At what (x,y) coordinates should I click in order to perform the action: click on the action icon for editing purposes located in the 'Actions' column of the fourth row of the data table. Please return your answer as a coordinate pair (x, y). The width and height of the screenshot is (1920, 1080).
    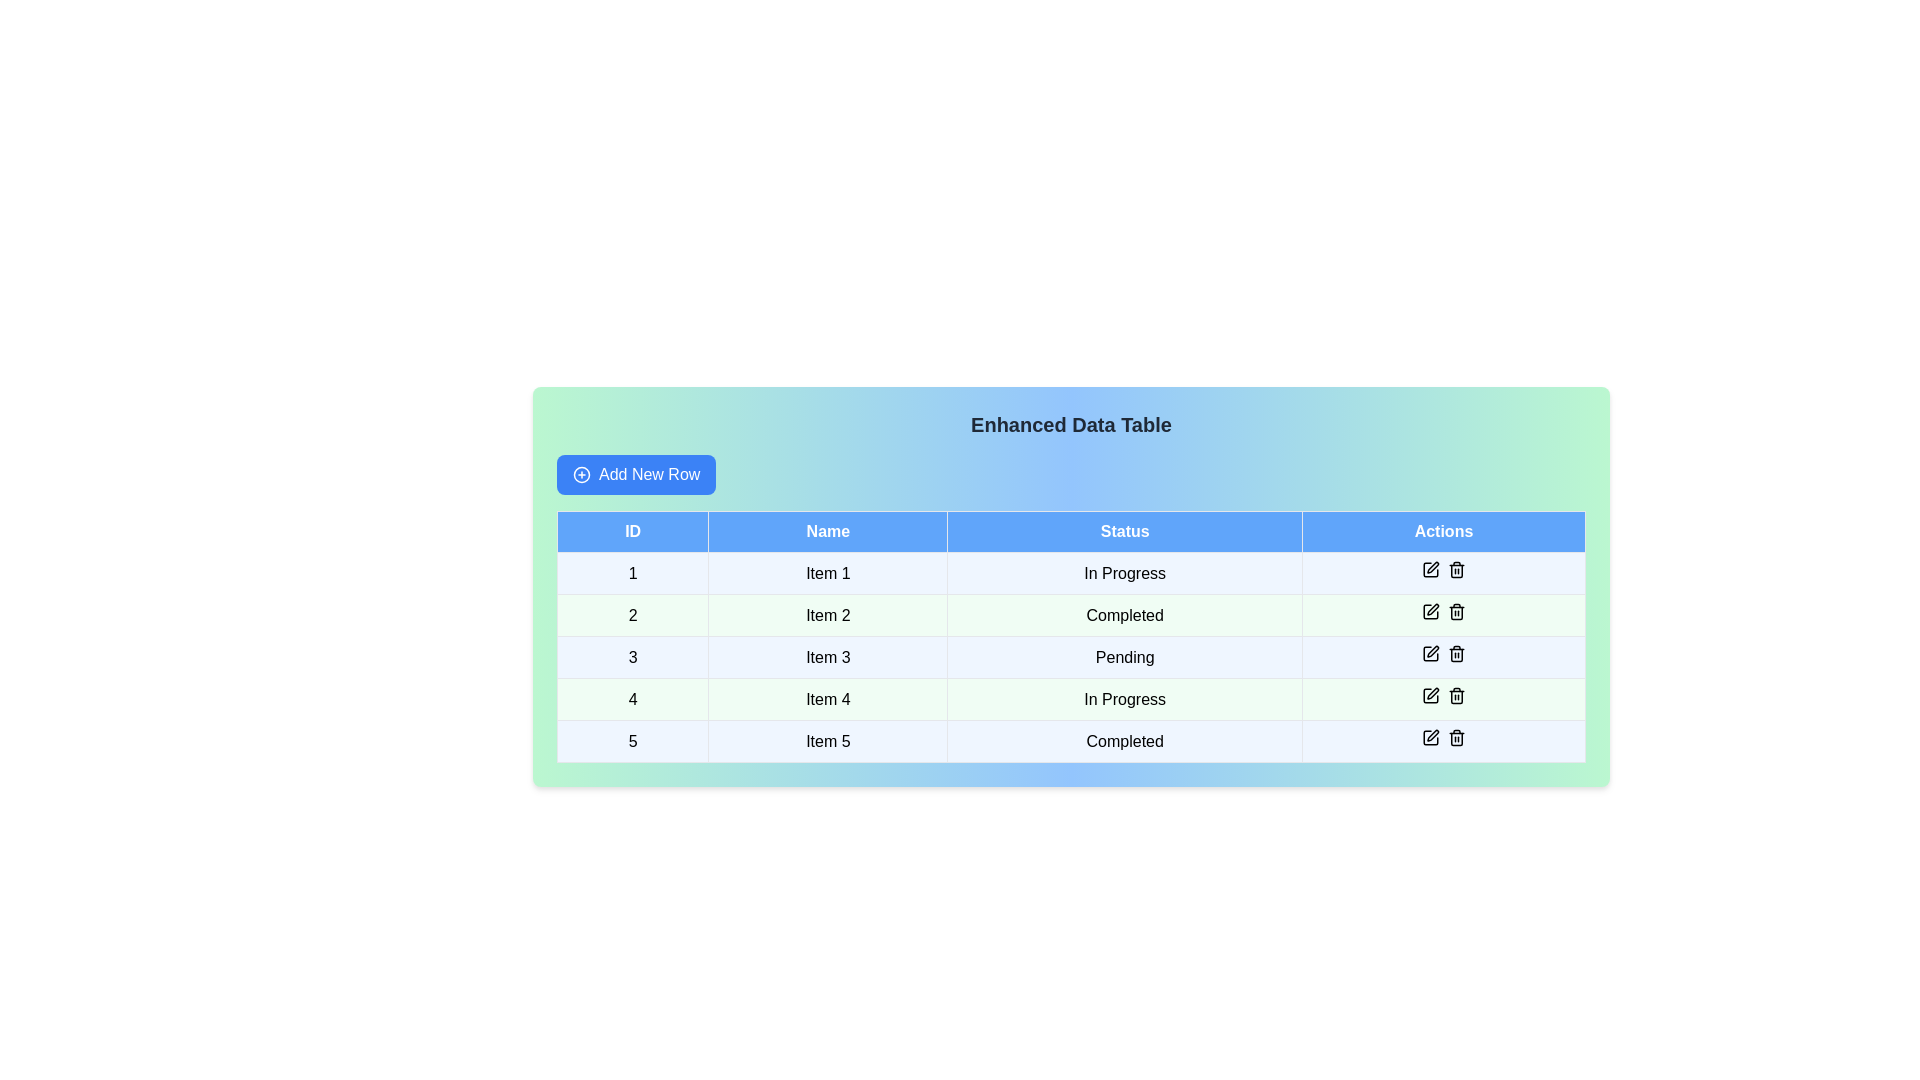
    Looking at the image, I should click on (1429, 694).